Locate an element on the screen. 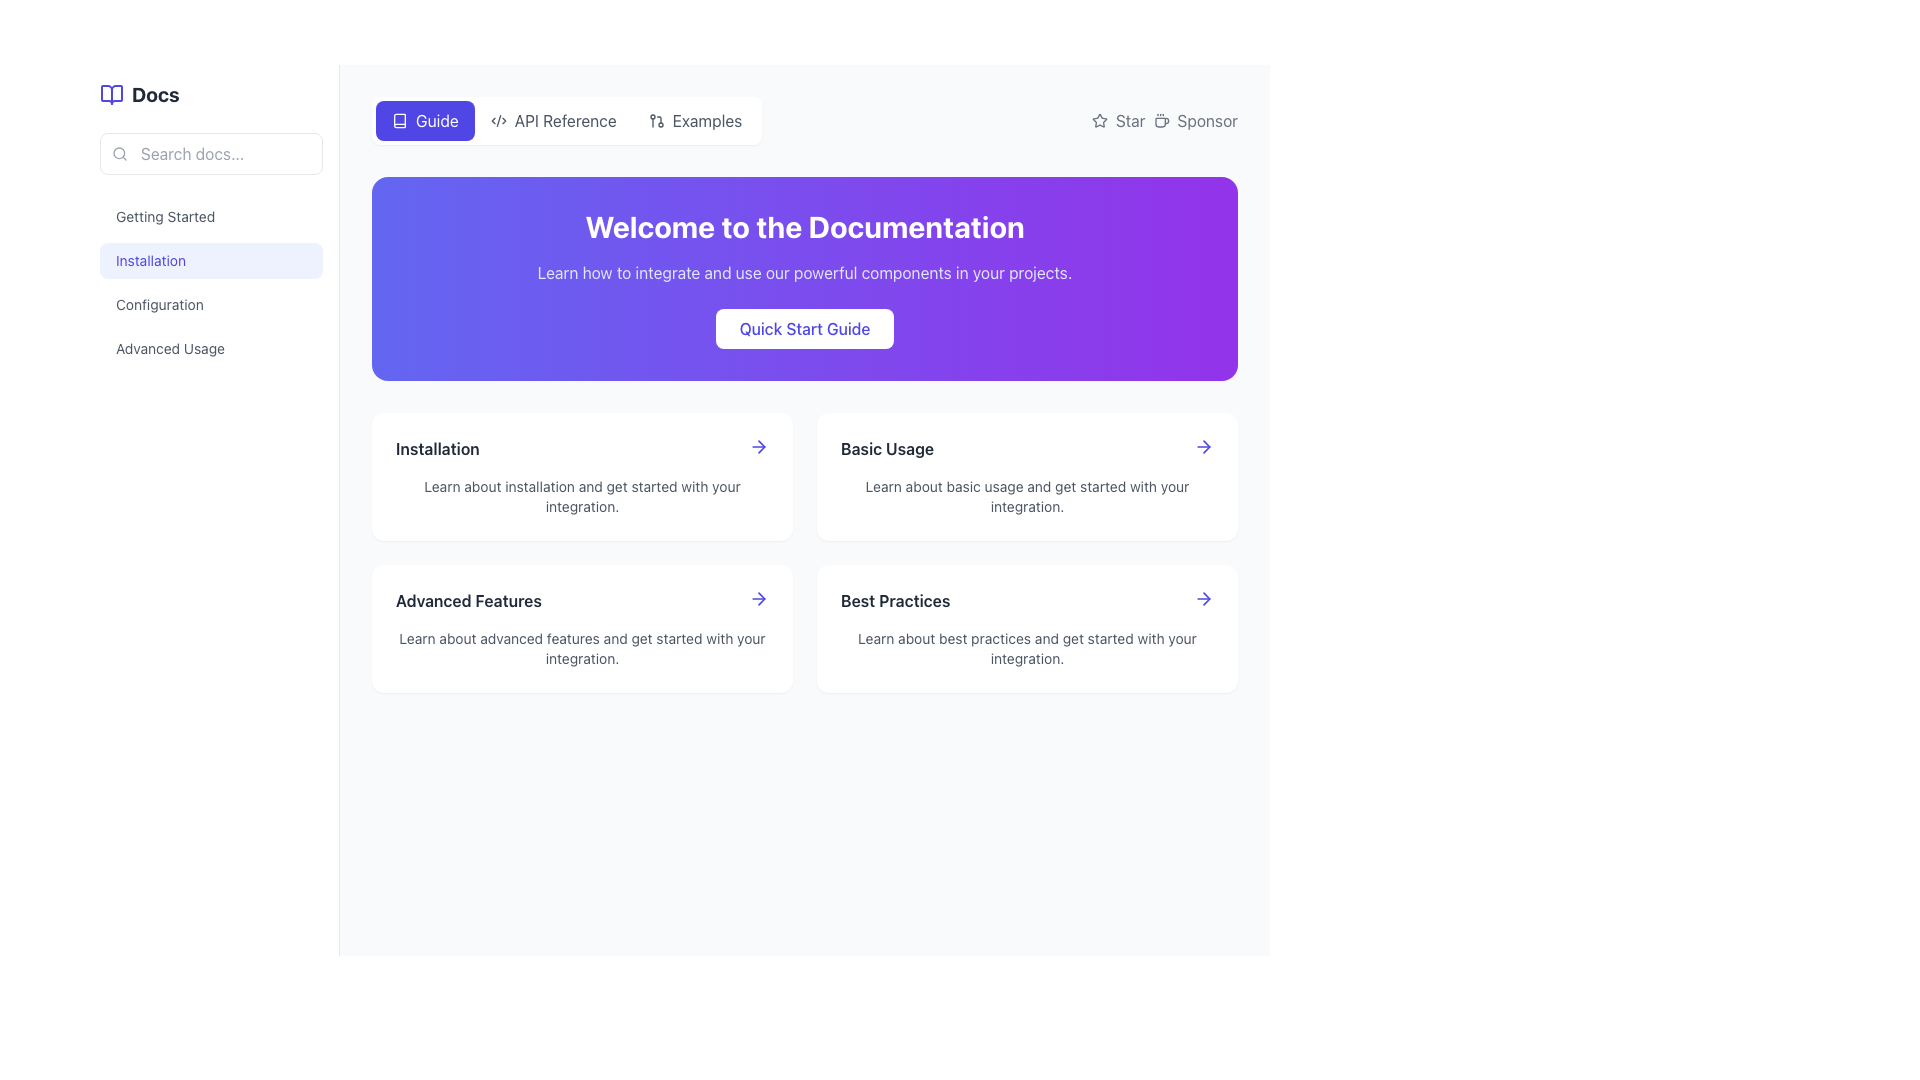  the 'Advanced Usage' button in the left sidebar is located at coordinates (211, 347).